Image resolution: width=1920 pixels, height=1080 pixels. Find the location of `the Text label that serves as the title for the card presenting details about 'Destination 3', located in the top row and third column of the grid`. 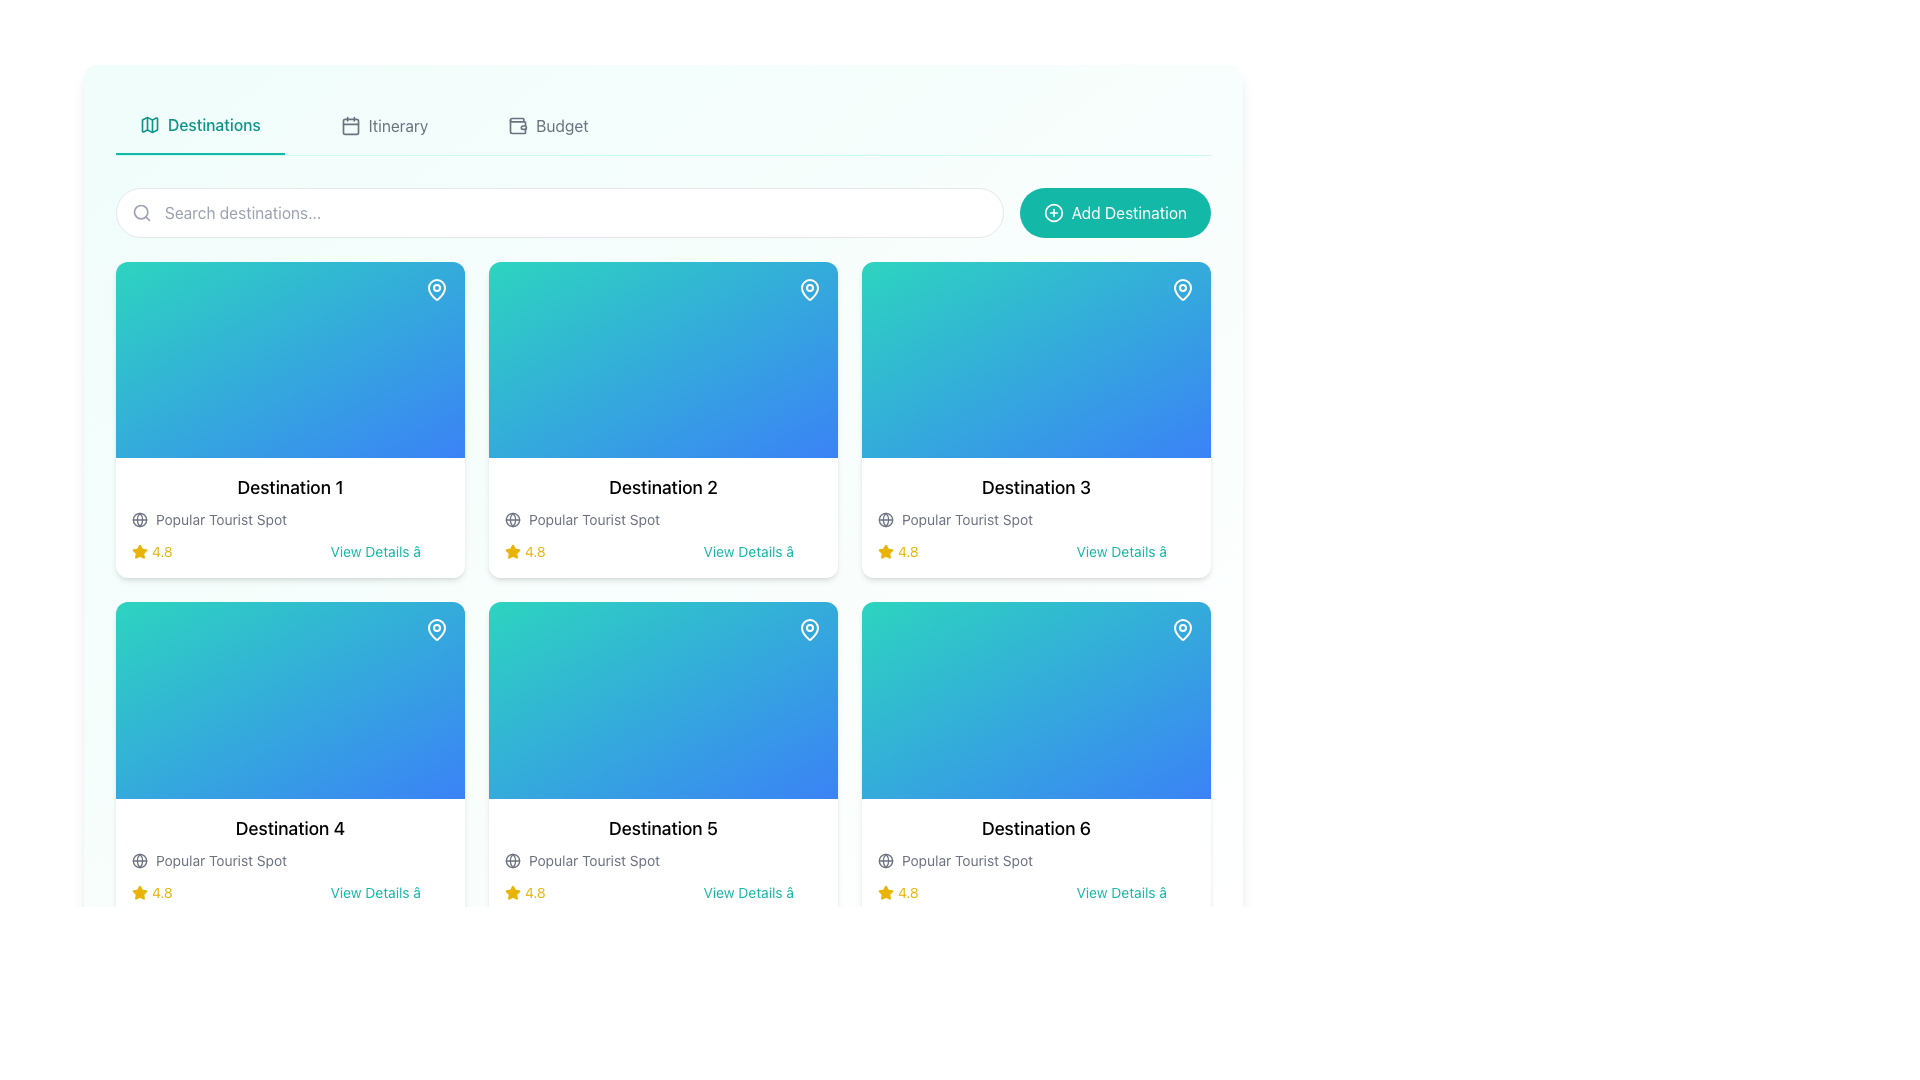

the Text label that serves as the title for the card presenting details about 'Destination 3', located in the top row and third column of the grid is located at coordinates (1036, 488).